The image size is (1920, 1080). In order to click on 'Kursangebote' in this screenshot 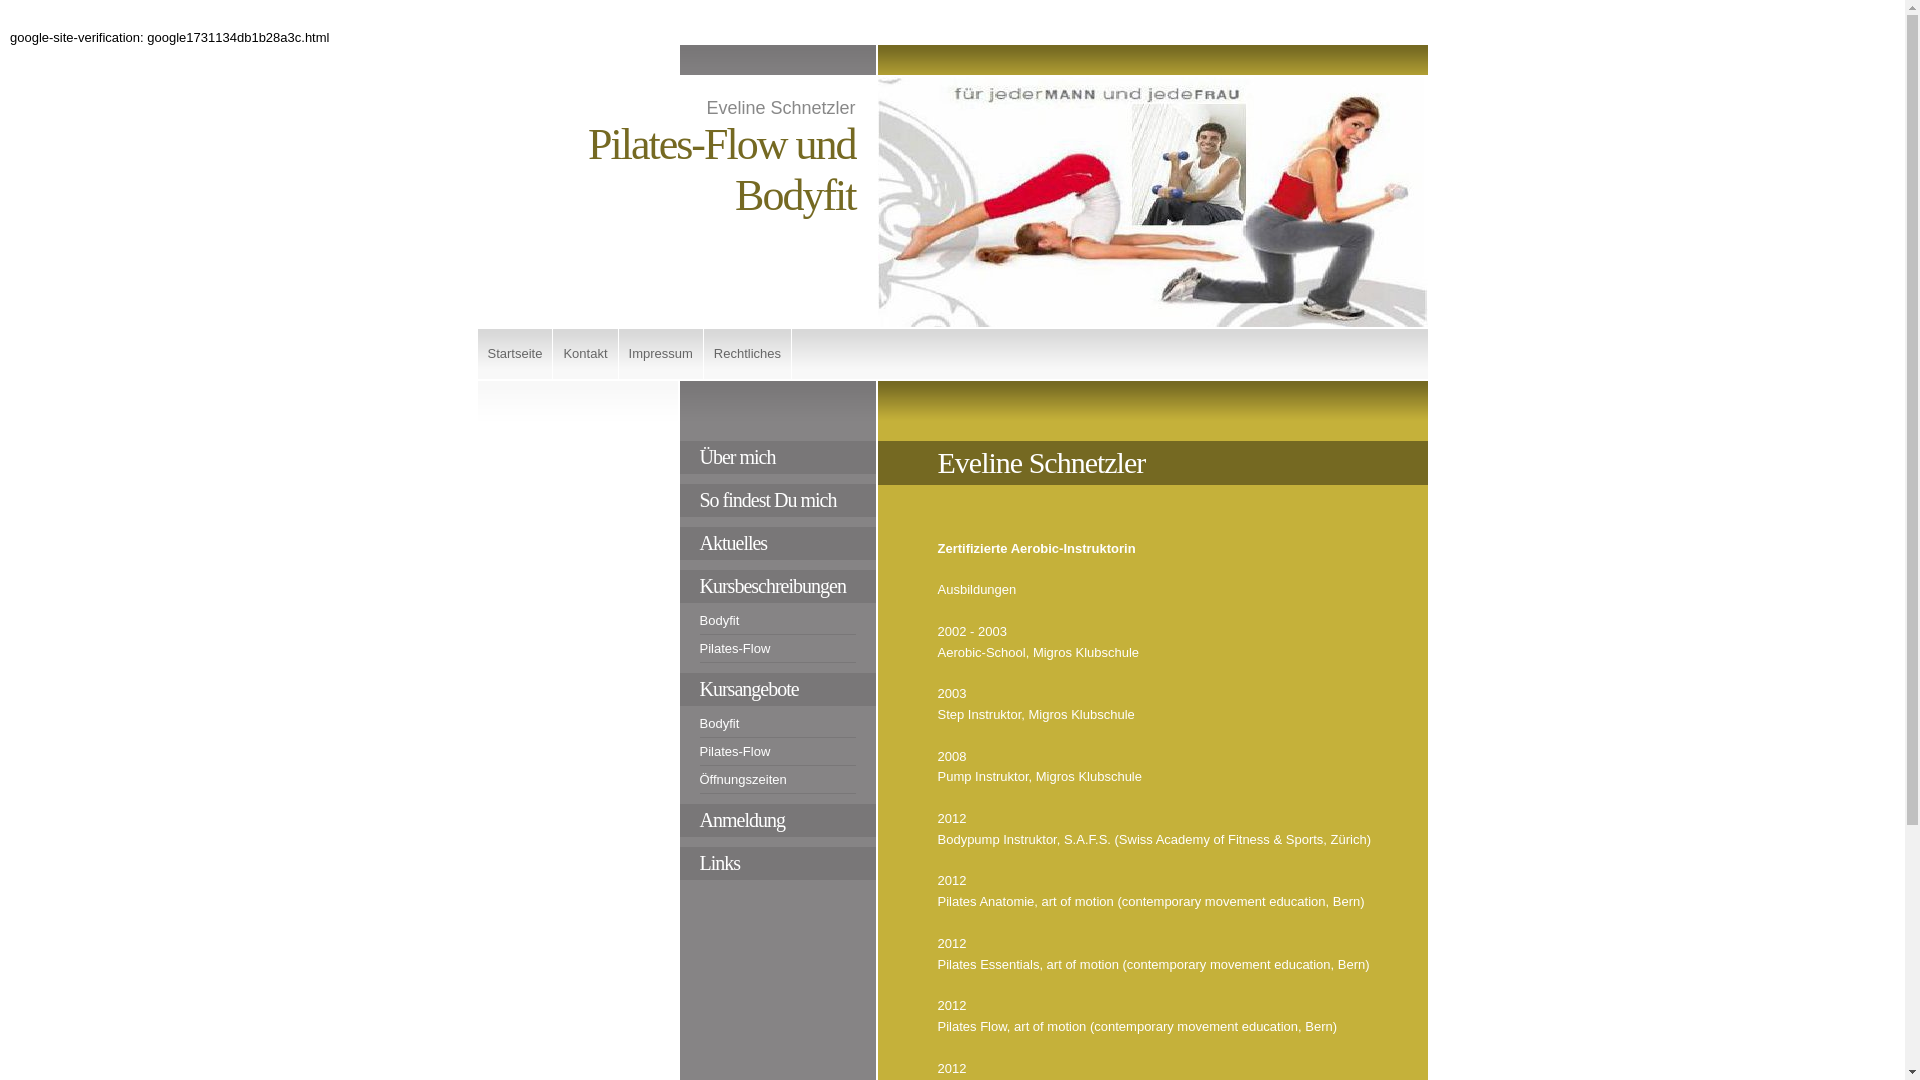, I will do `click(776, 688)`.